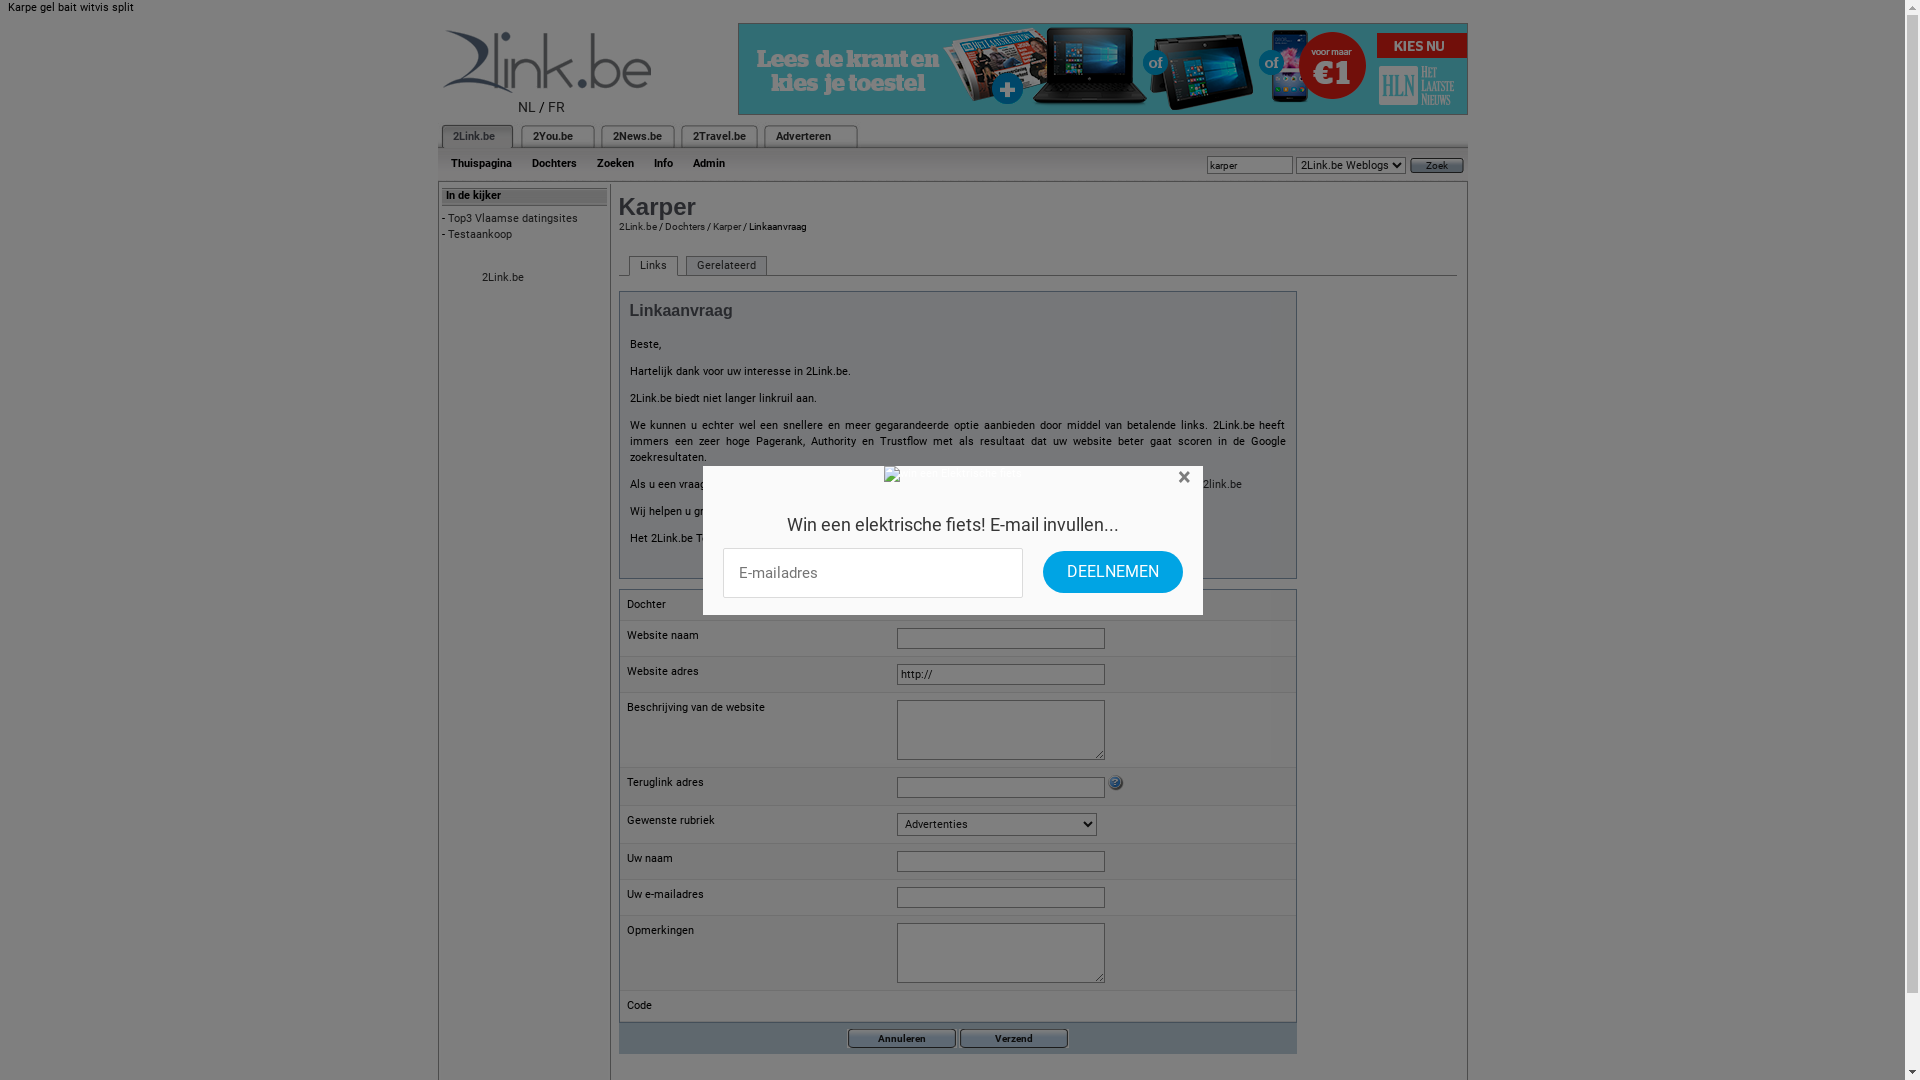  I want to click on '2Travel.be', so click(718, 135).